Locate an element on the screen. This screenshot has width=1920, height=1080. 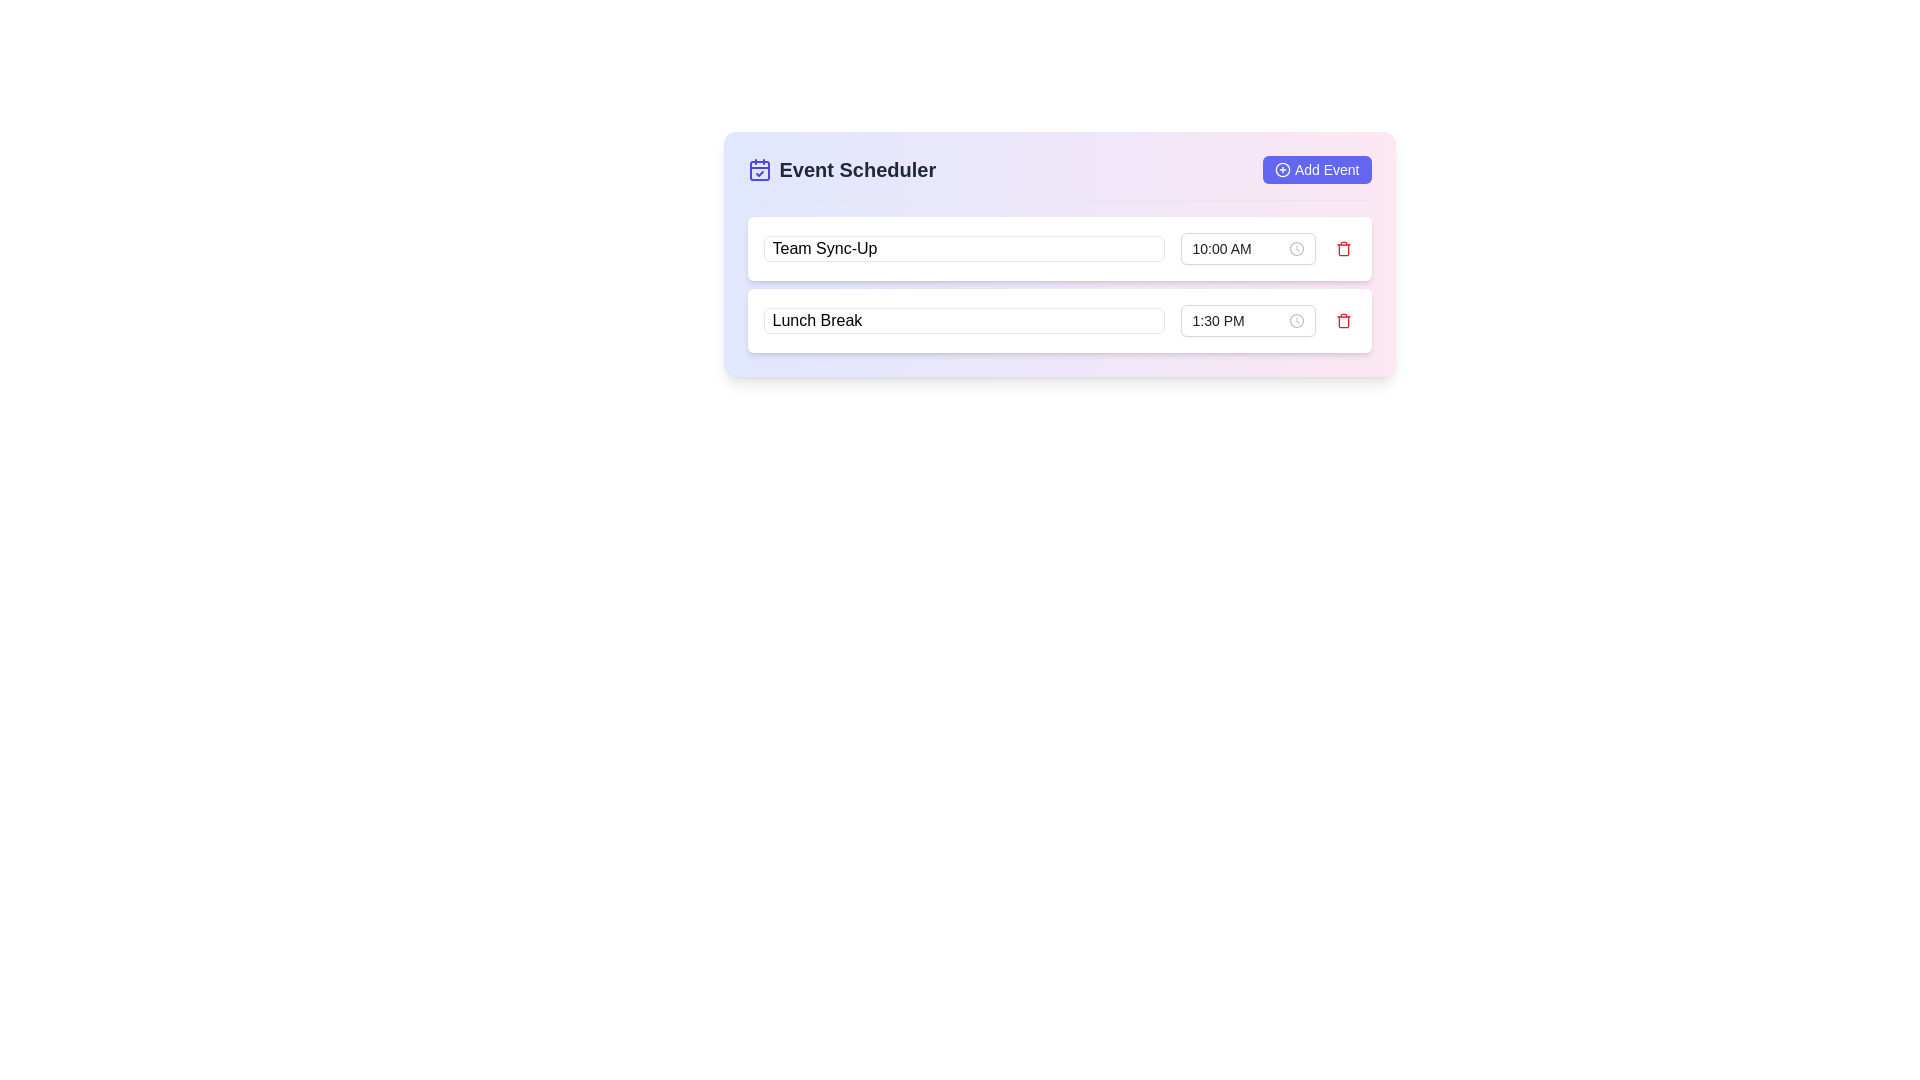
the time picker input field that displays '1:30 PM' is located at coordinates (1247, 319).